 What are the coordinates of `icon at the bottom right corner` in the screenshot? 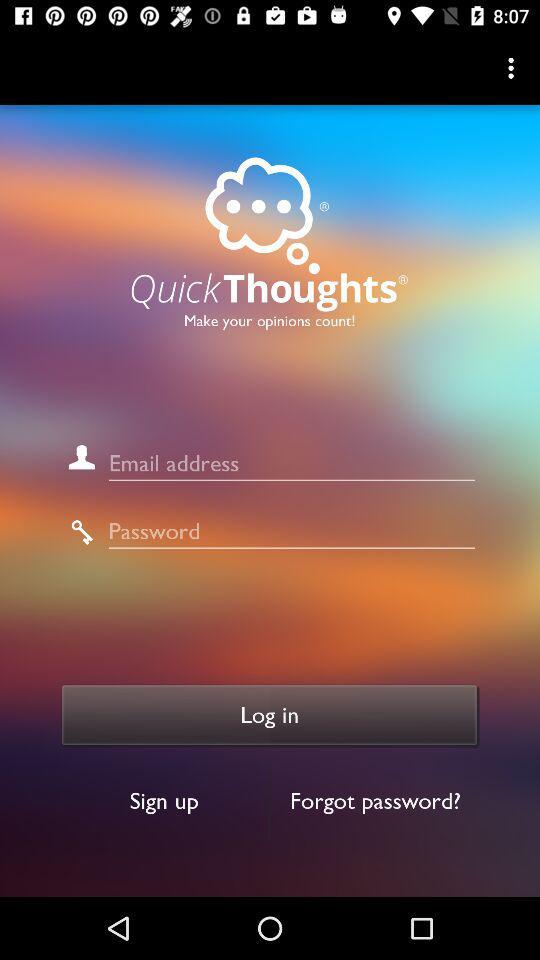 It's located at (375, 801).